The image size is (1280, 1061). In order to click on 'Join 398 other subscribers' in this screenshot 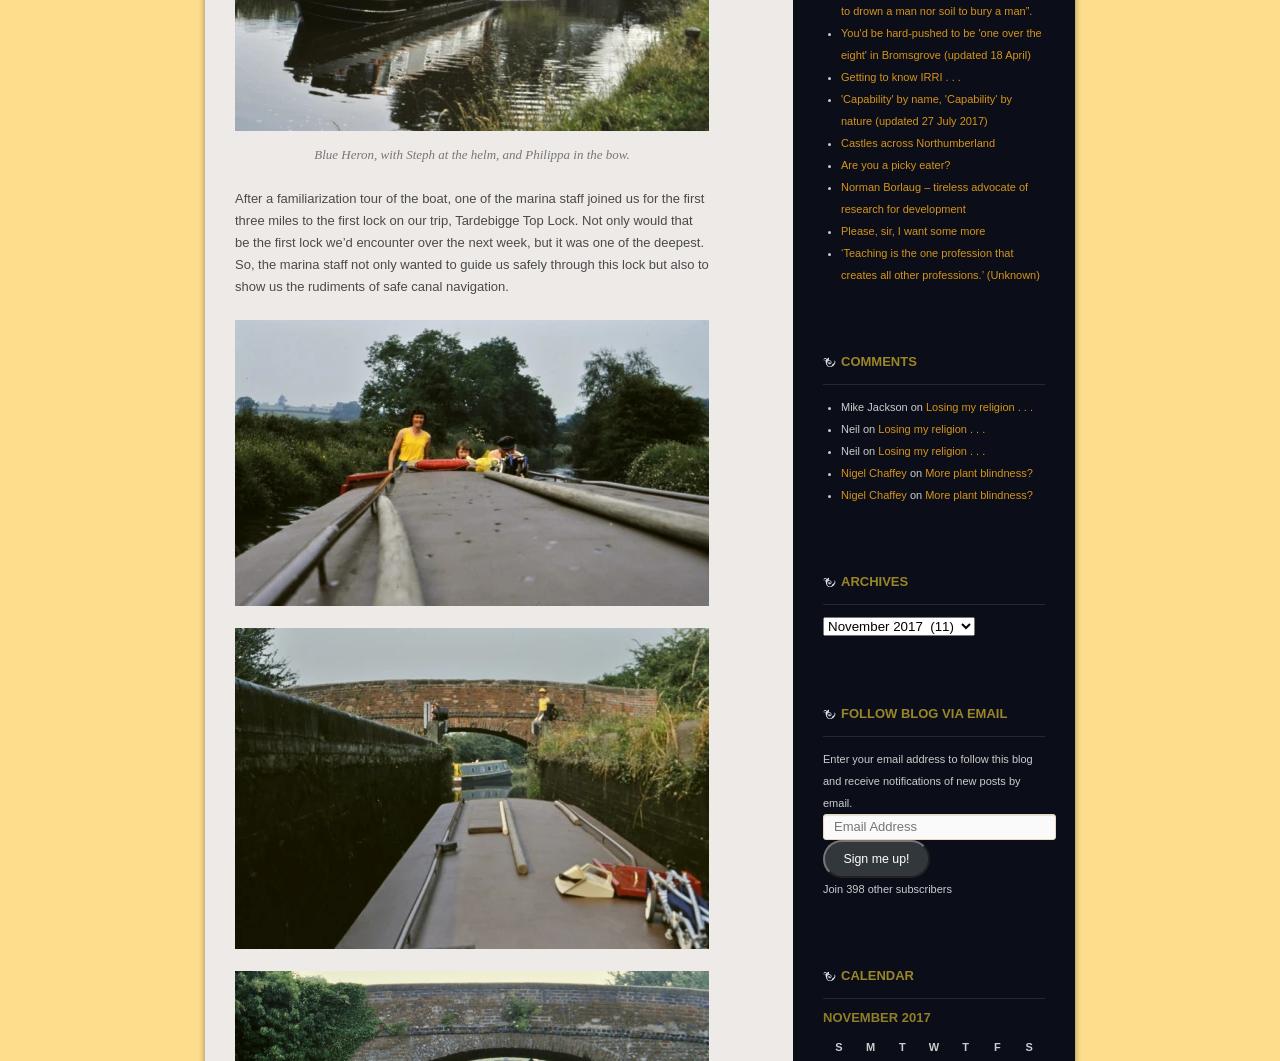, I will do `click(886, 888)`.